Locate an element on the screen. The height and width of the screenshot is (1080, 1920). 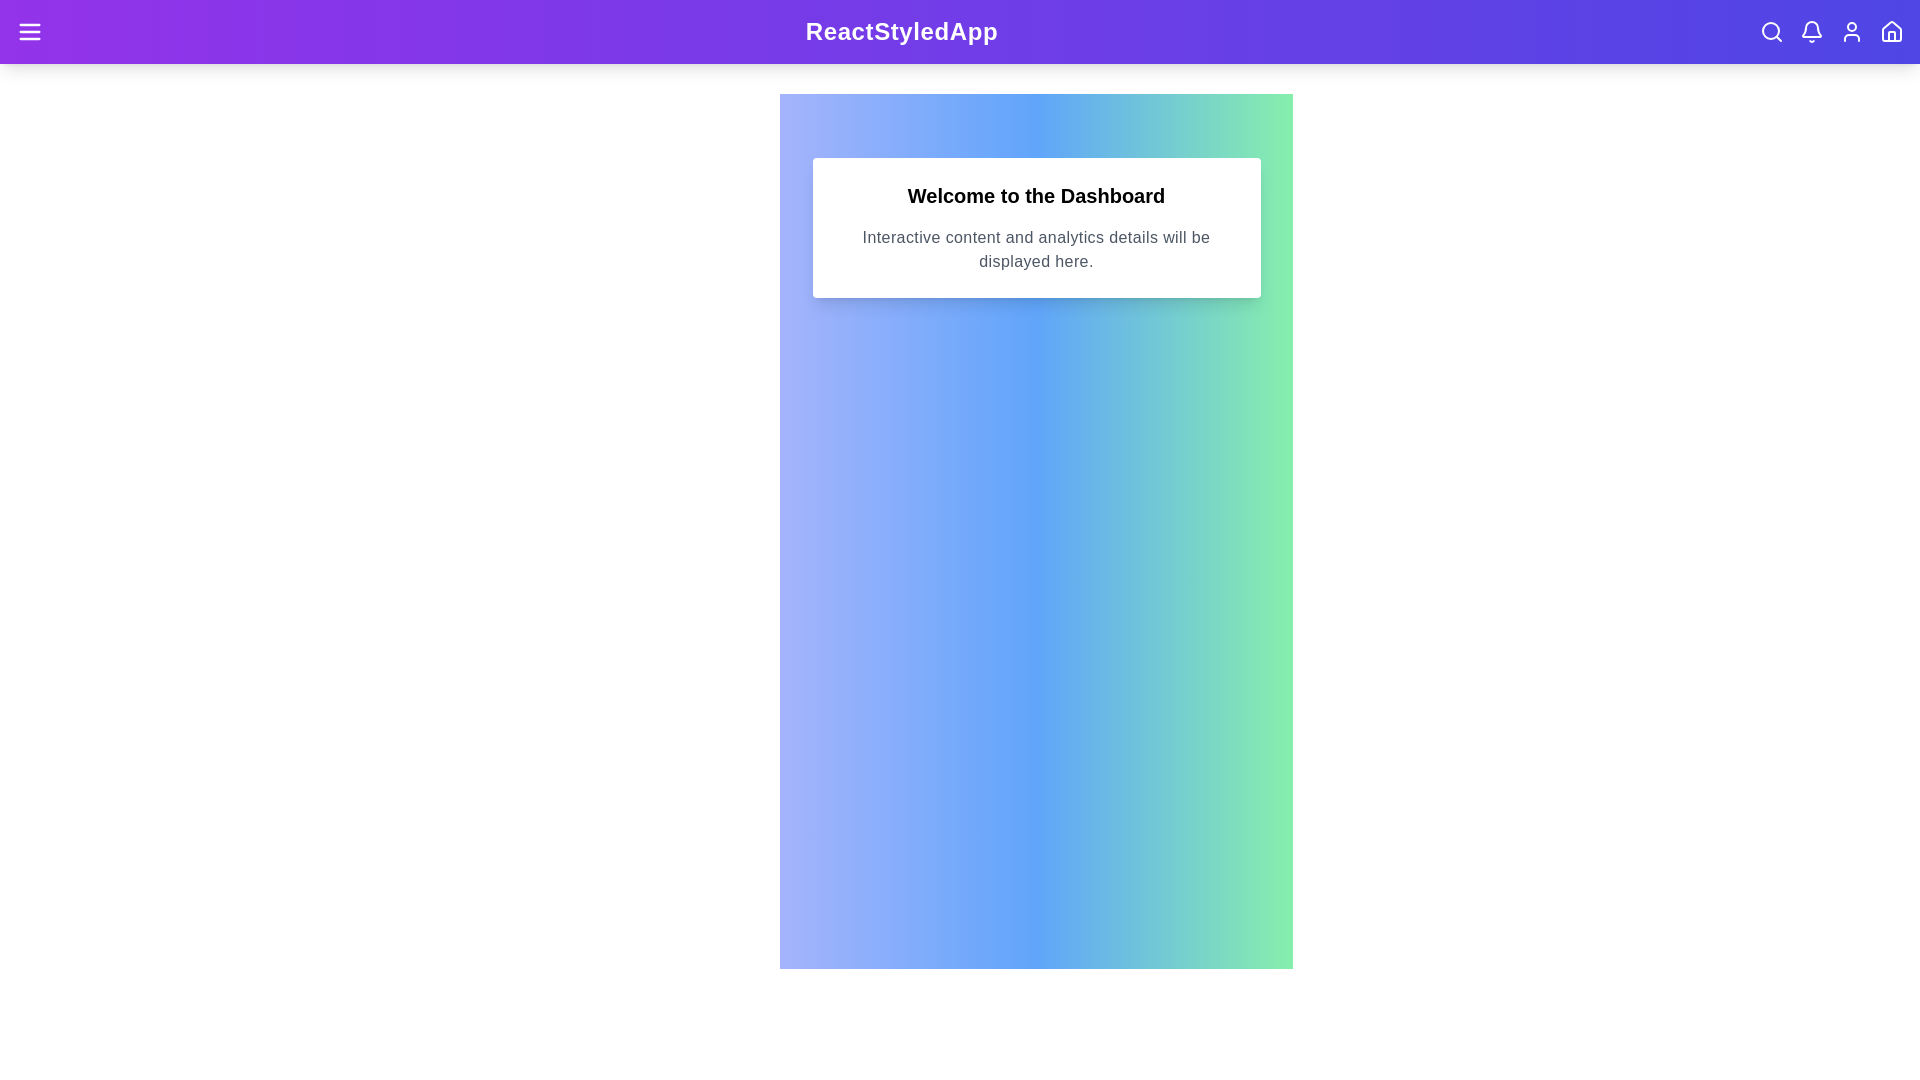
the Home navigation icon to navigate is located at coordinates (1890, 31).